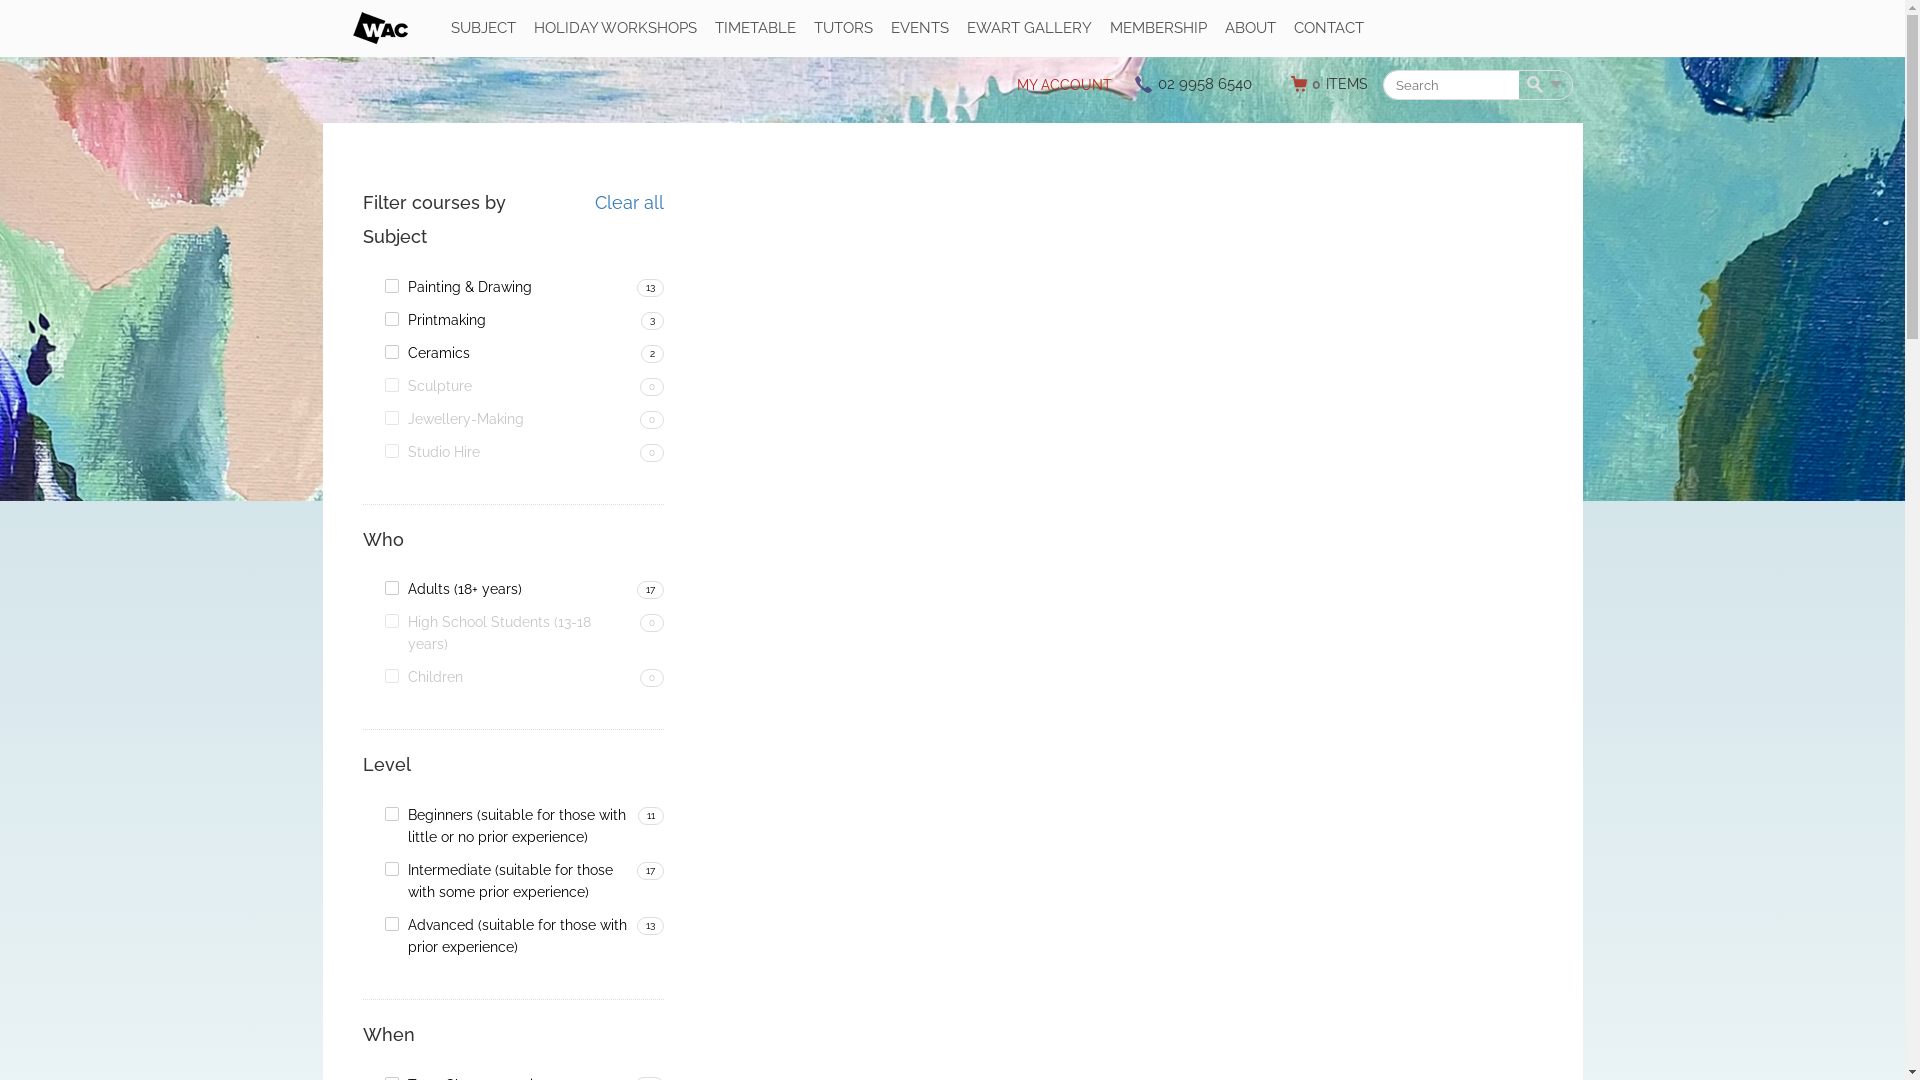  What do you see at coordinates (627, 203) in the screenshot?
I see `'Clear all'` at bounding box center [627, 203].